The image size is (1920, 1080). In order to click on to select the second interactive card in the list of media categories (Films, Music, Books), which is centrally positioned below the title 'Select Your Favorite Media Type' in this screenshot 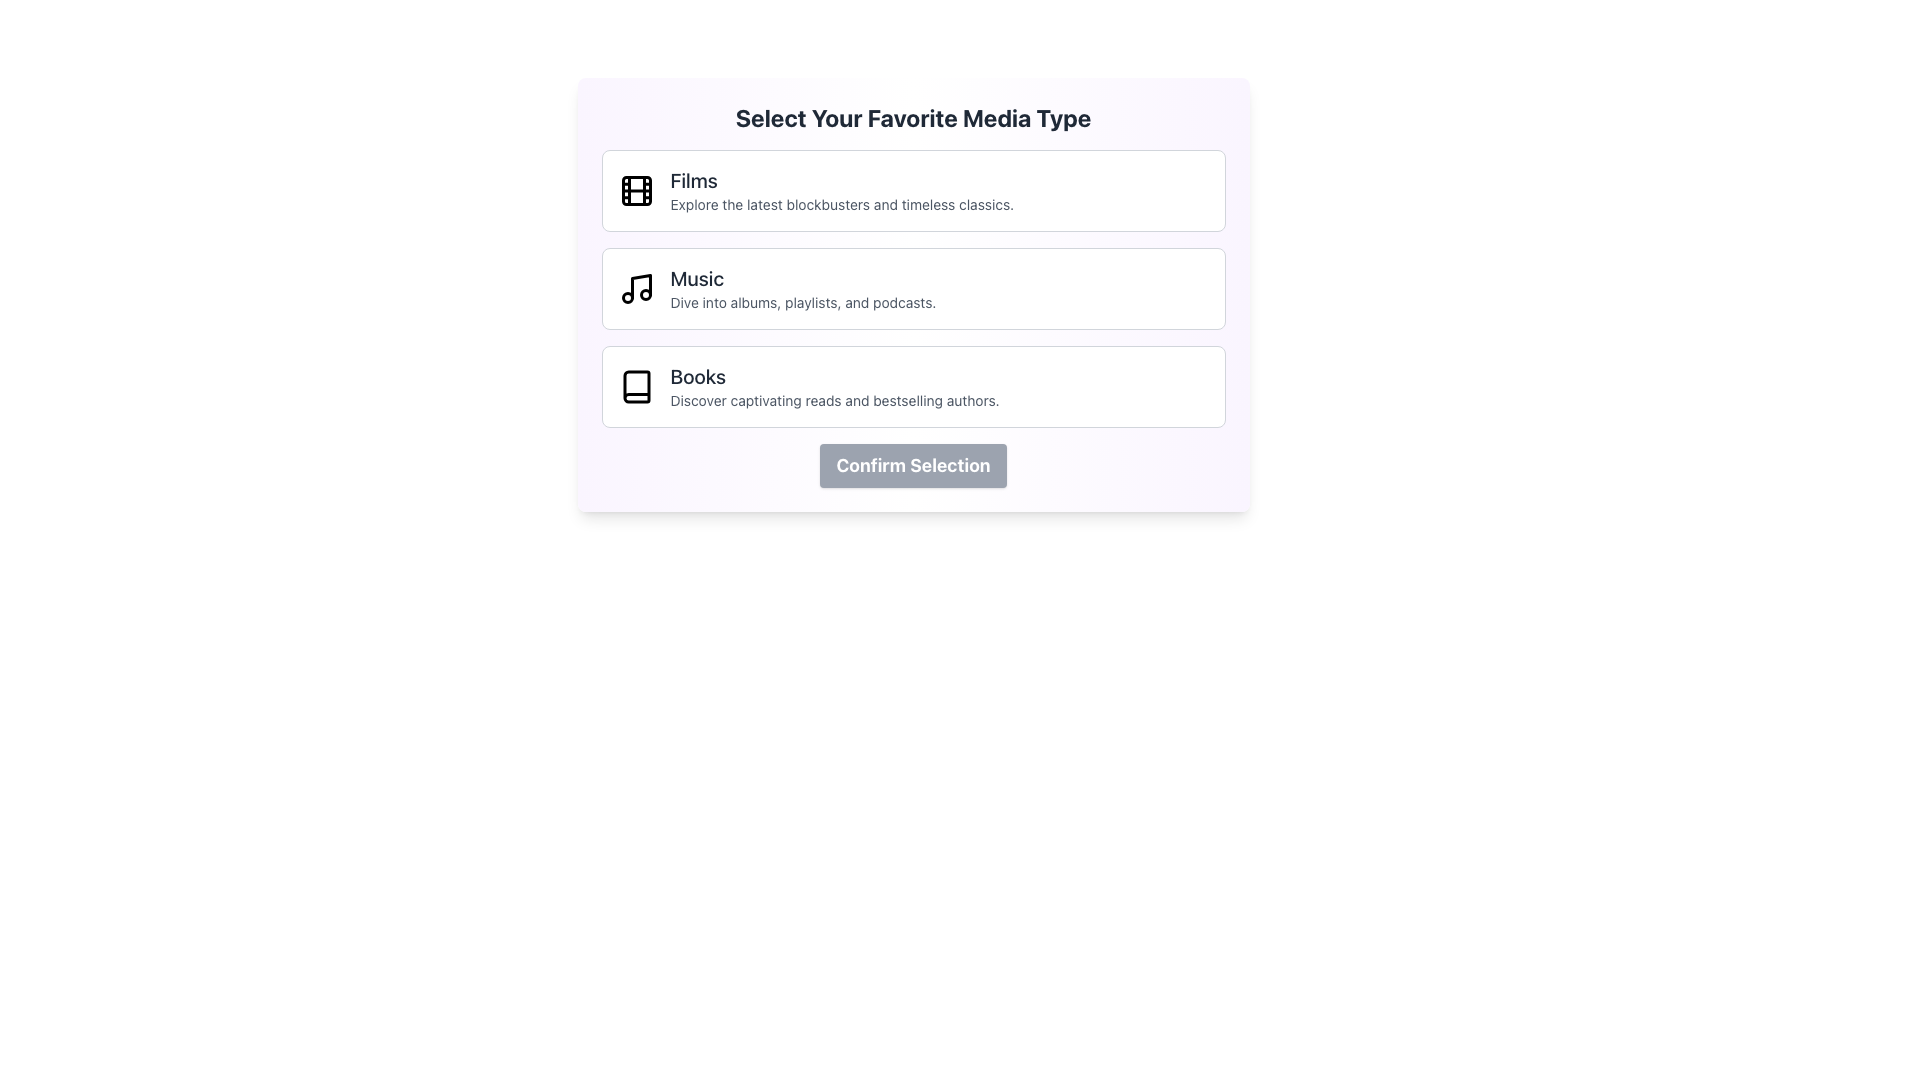, I will do `click(912, 289)`.